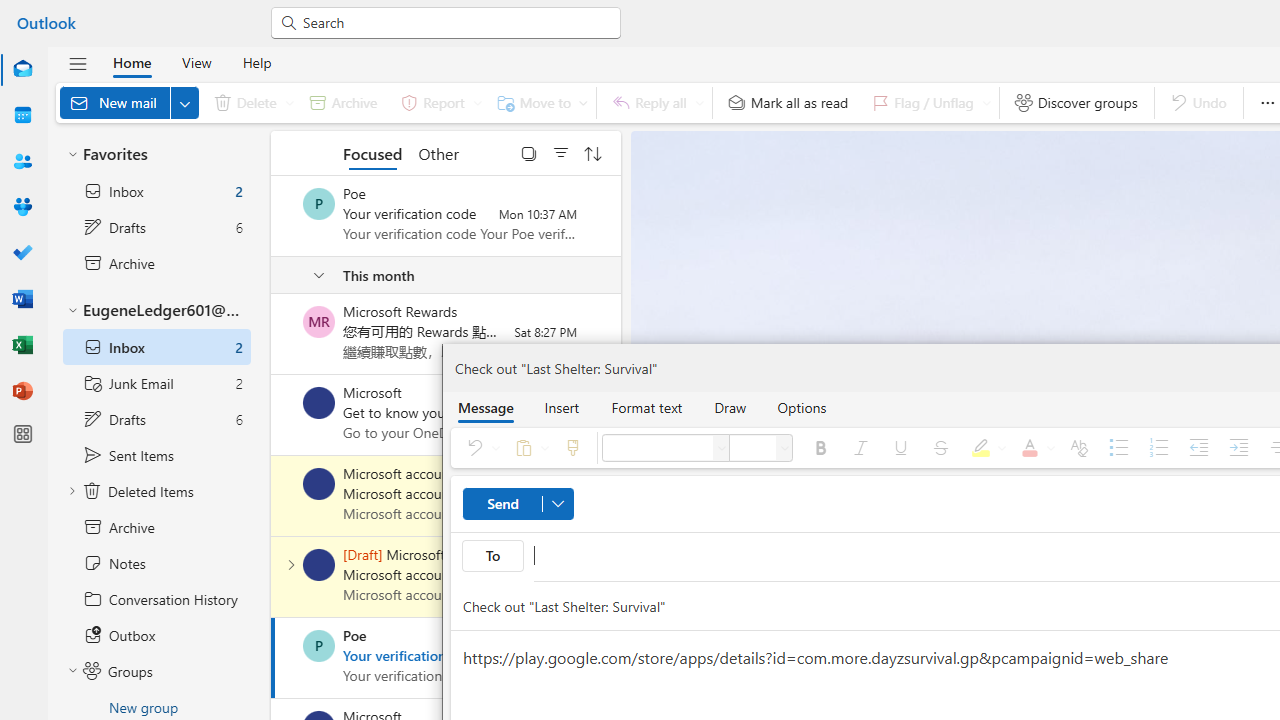  Describe the element at coordinates (926, 102) in the screenshot. I see `'Flag / Unflag'` at that location.